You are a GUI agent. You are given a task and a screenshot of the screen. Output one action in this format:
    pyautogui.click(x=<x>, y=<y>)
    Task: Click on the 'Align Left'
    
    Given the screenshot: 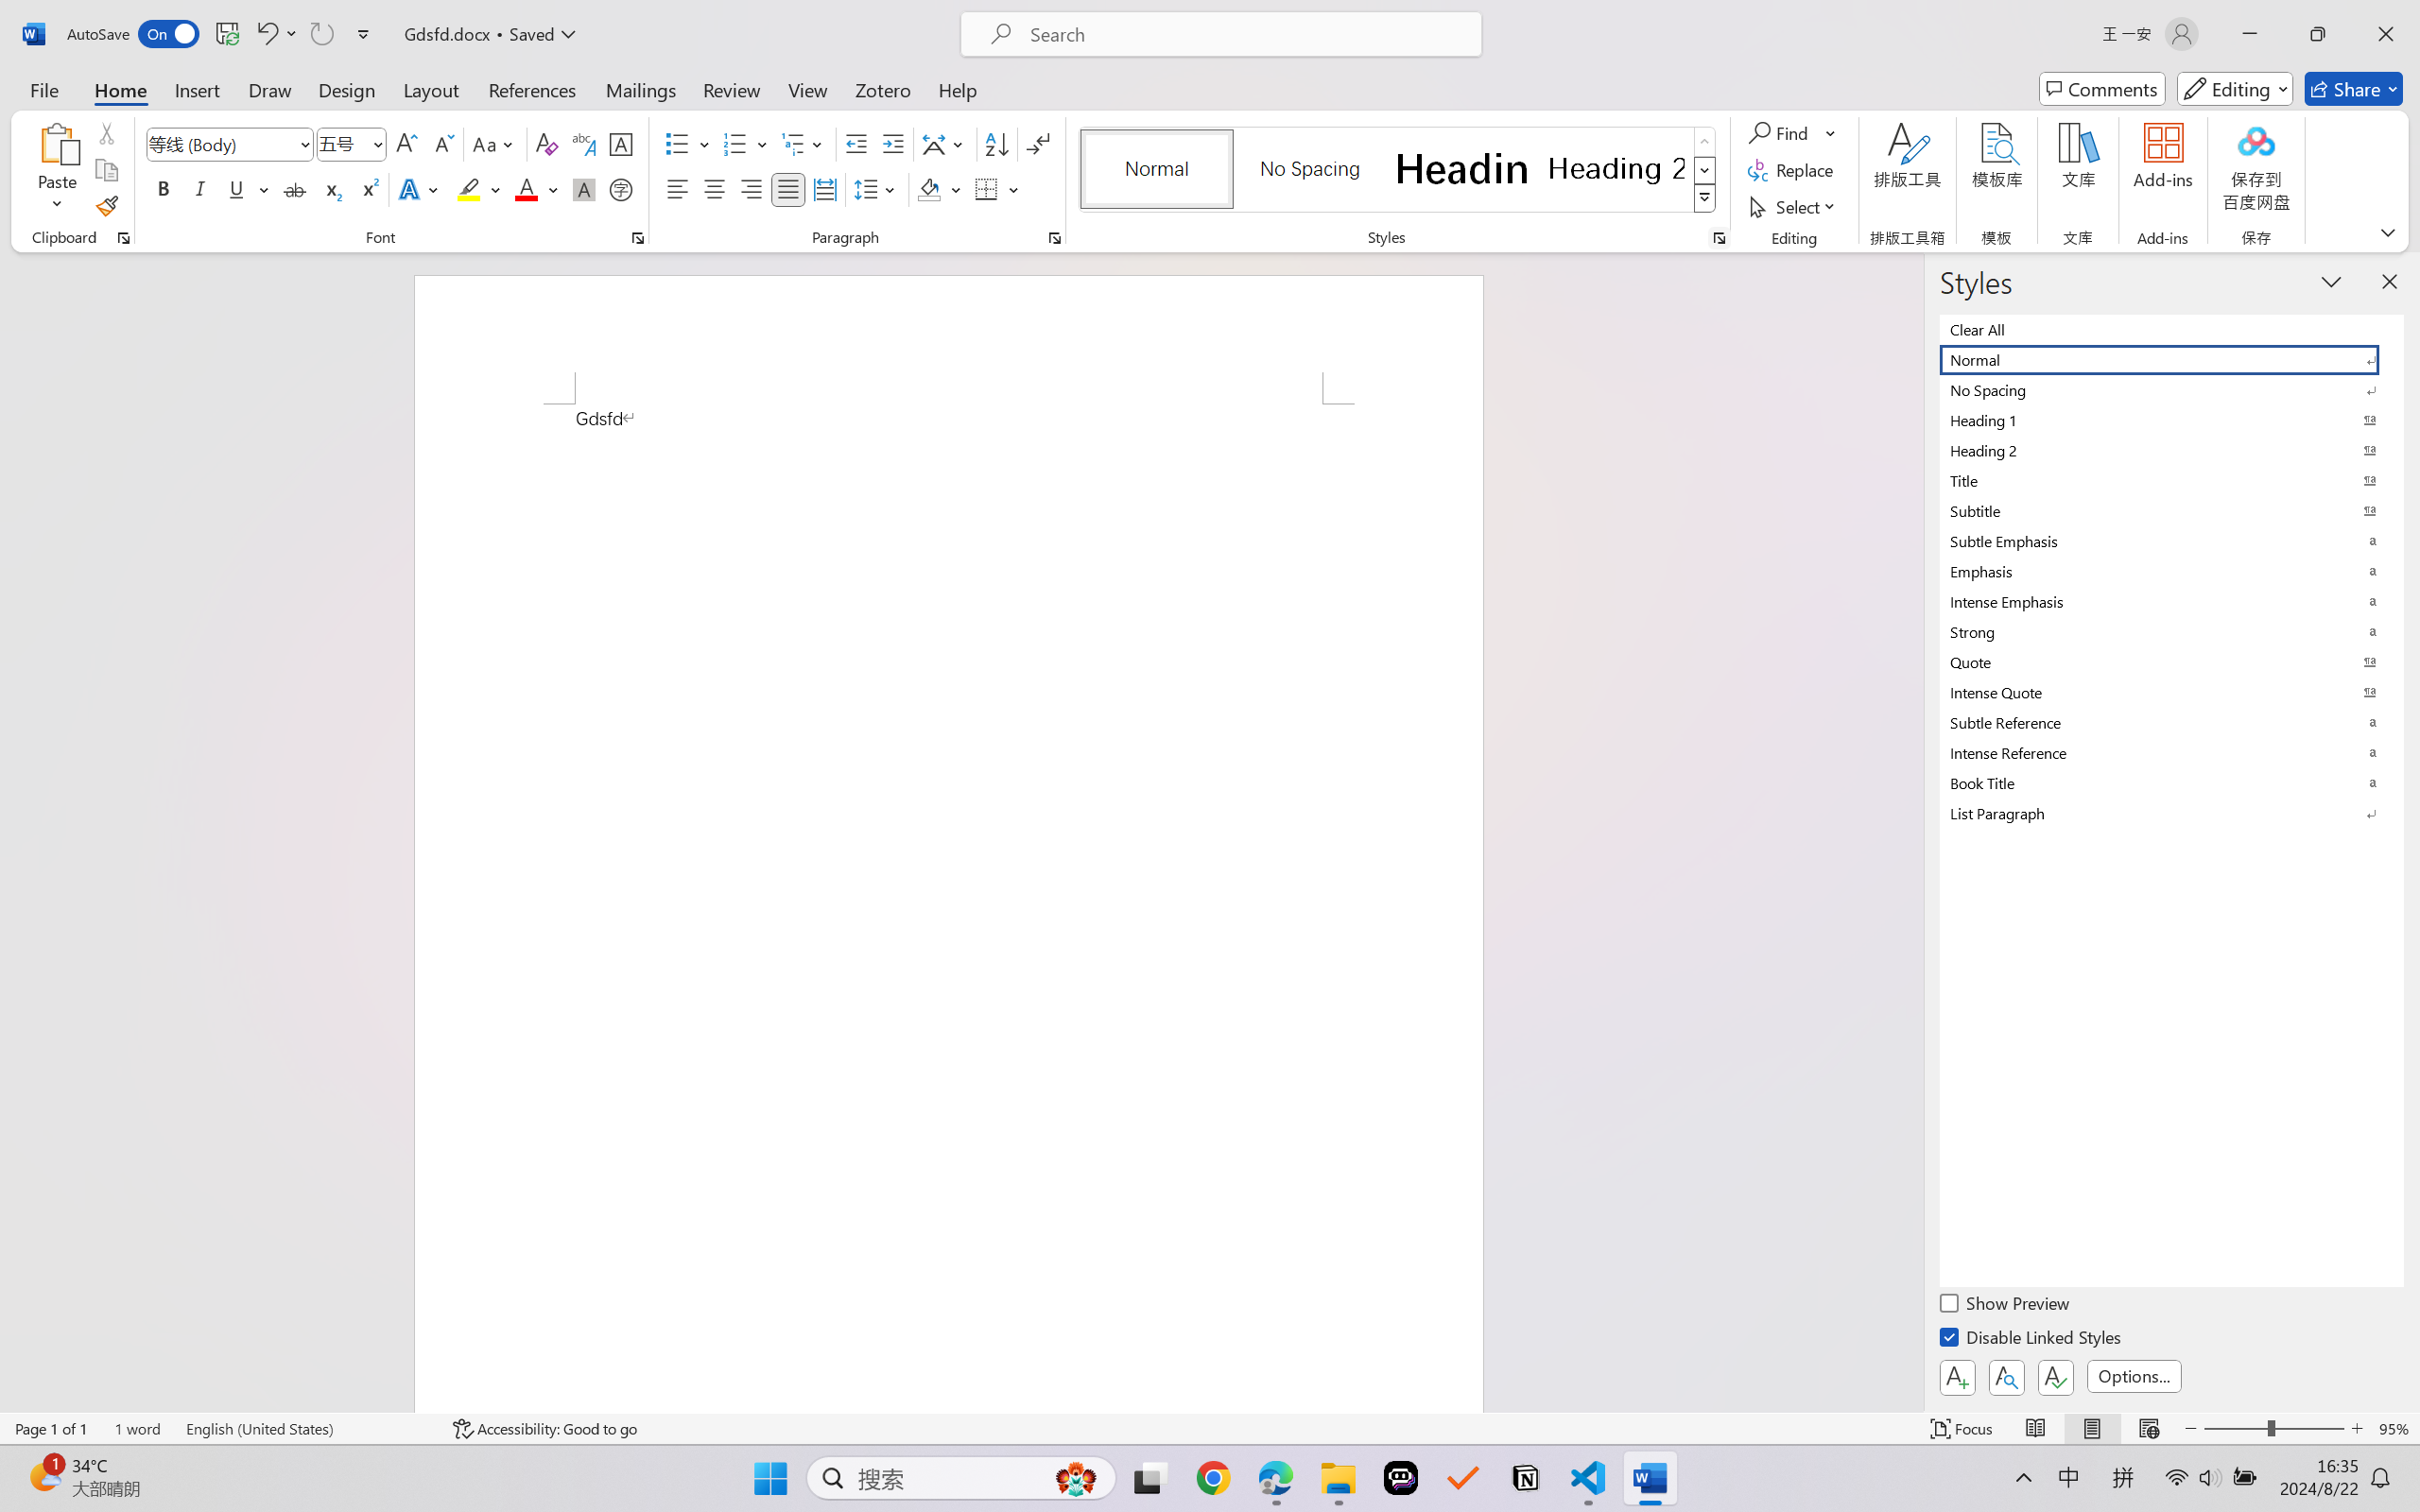 What is the action you would take?
    pyautogui.click(x=677, y=188)
    